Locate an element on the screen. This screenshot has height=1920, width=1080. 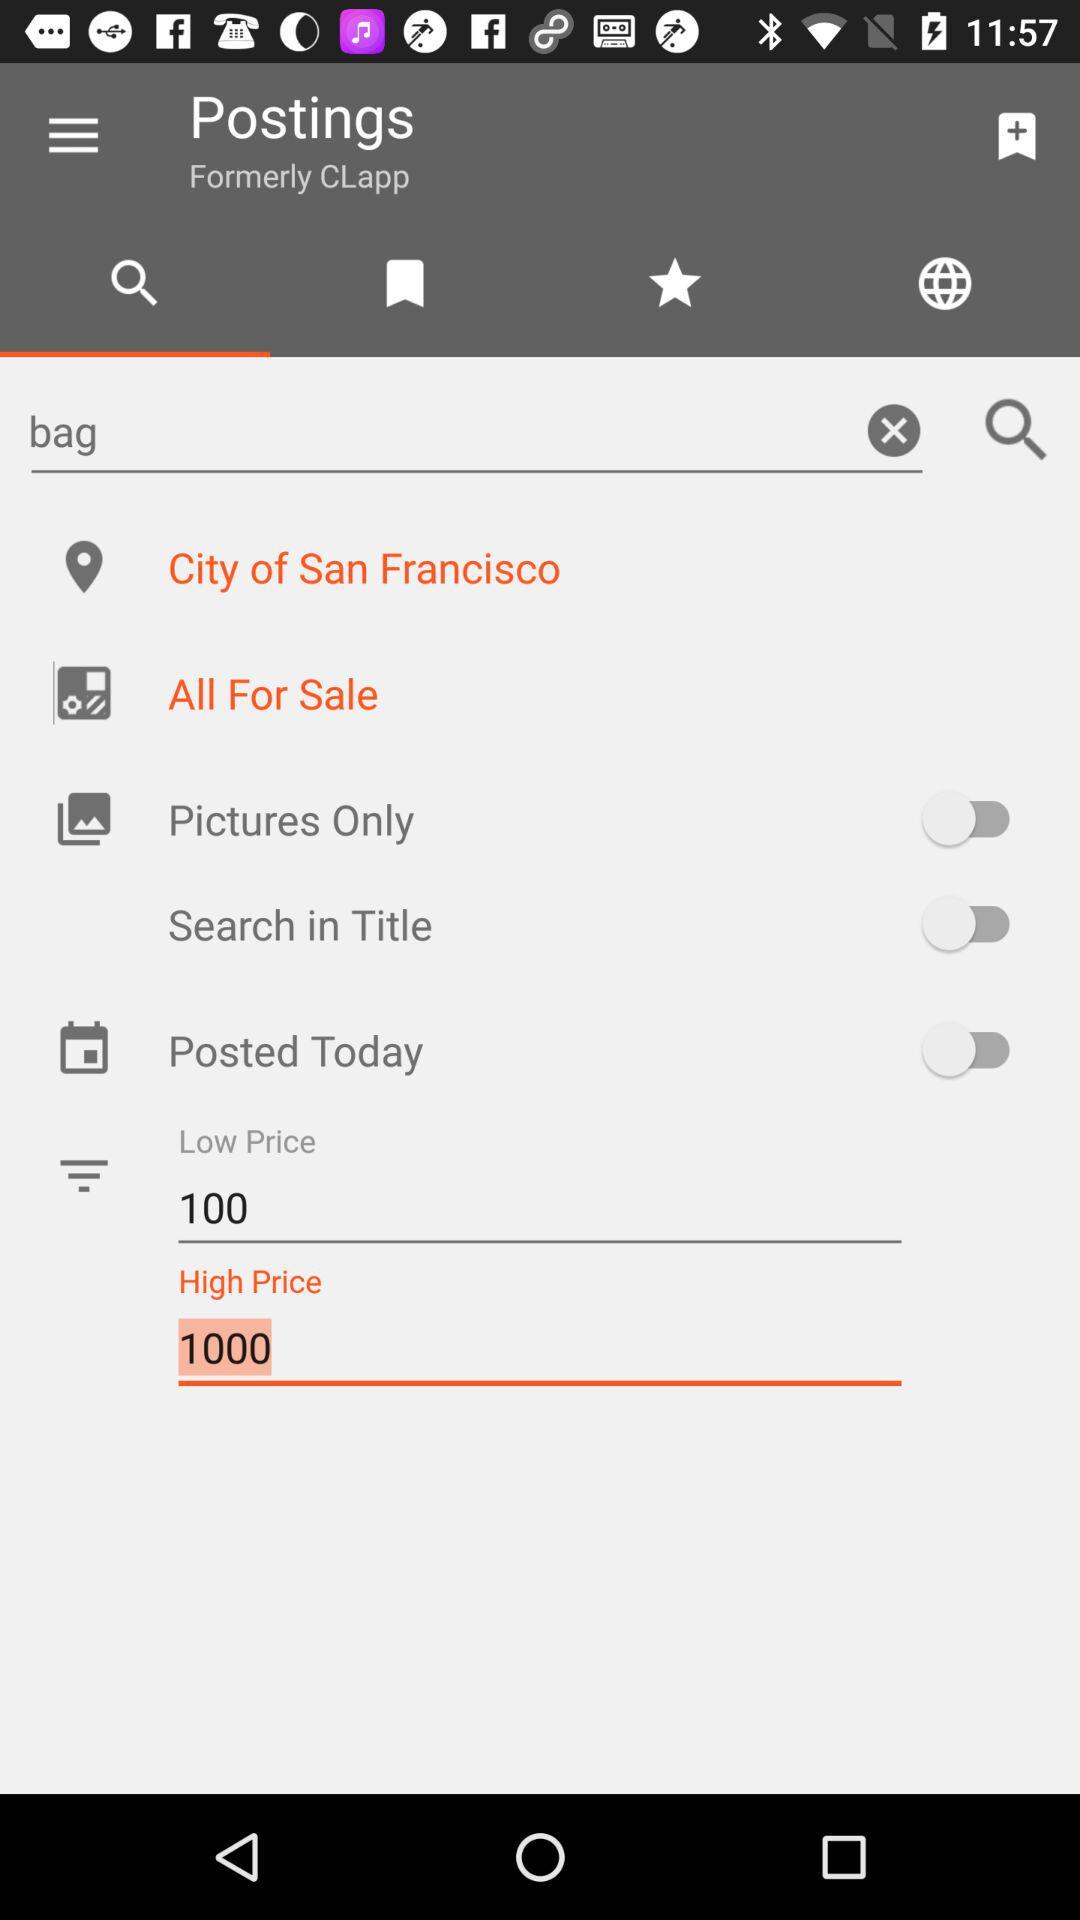
the city of san item is located at coordinates (601, 565).